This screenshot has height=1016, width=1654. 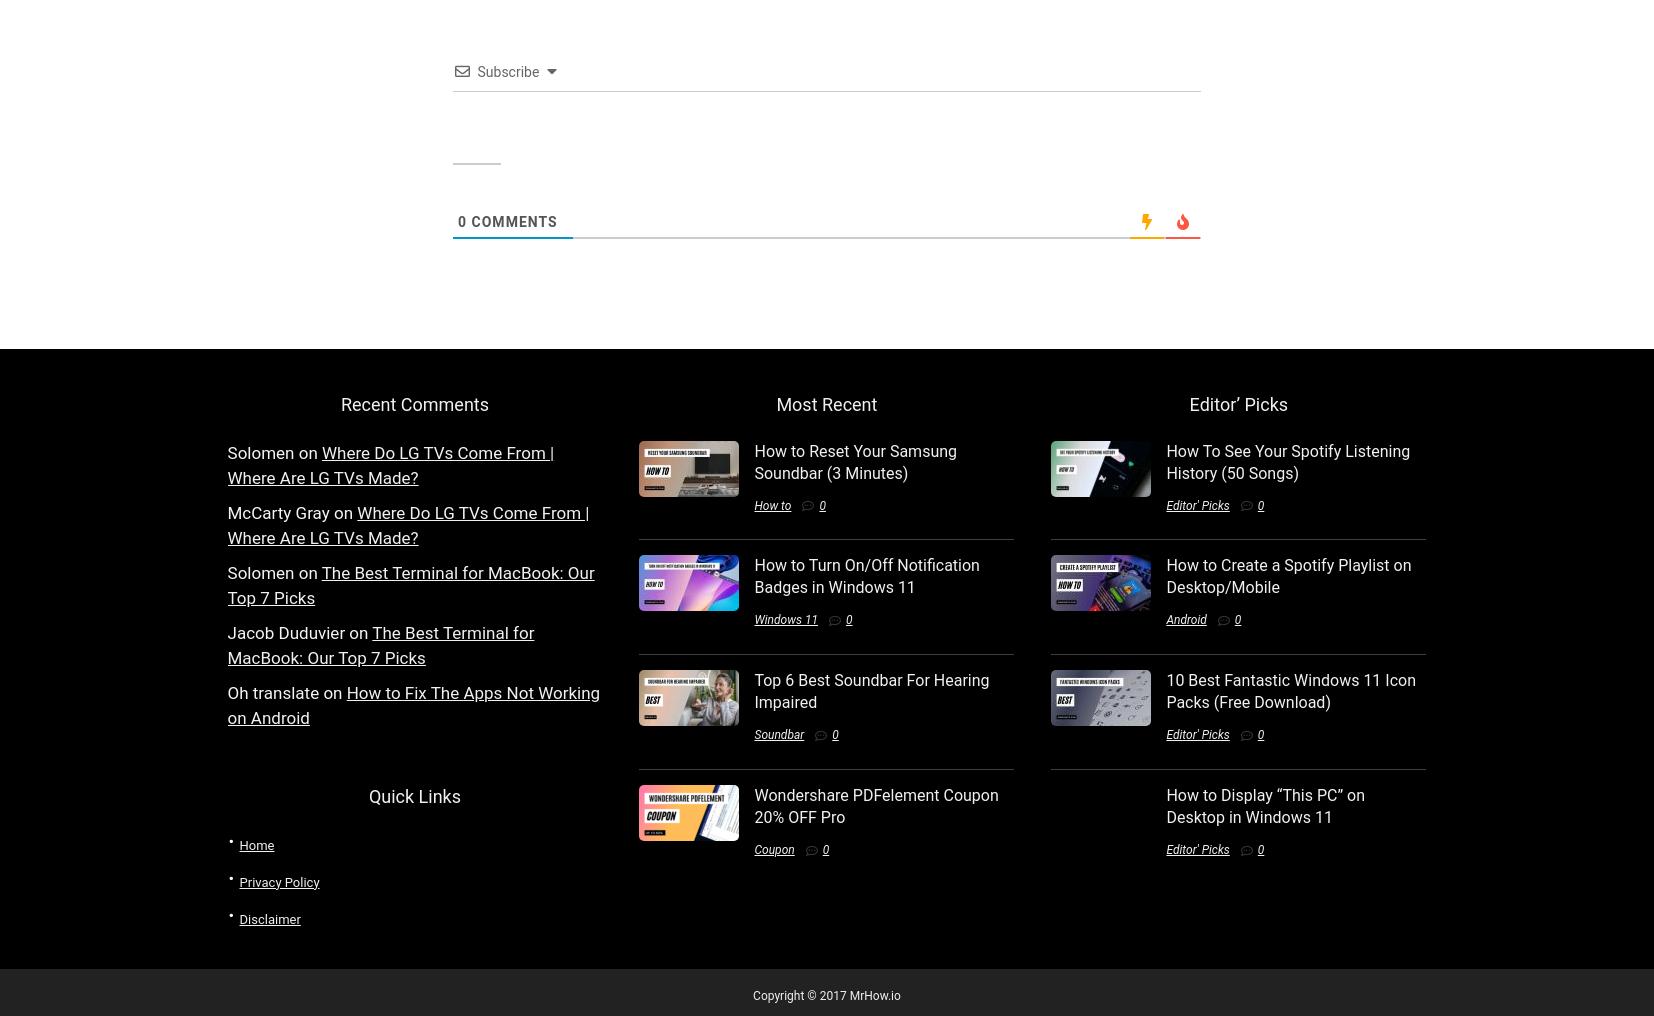 What do you see at coordinates (785, 619) in the screenshot?
I see `'Windows 11'` at bounding box center [785, 619].